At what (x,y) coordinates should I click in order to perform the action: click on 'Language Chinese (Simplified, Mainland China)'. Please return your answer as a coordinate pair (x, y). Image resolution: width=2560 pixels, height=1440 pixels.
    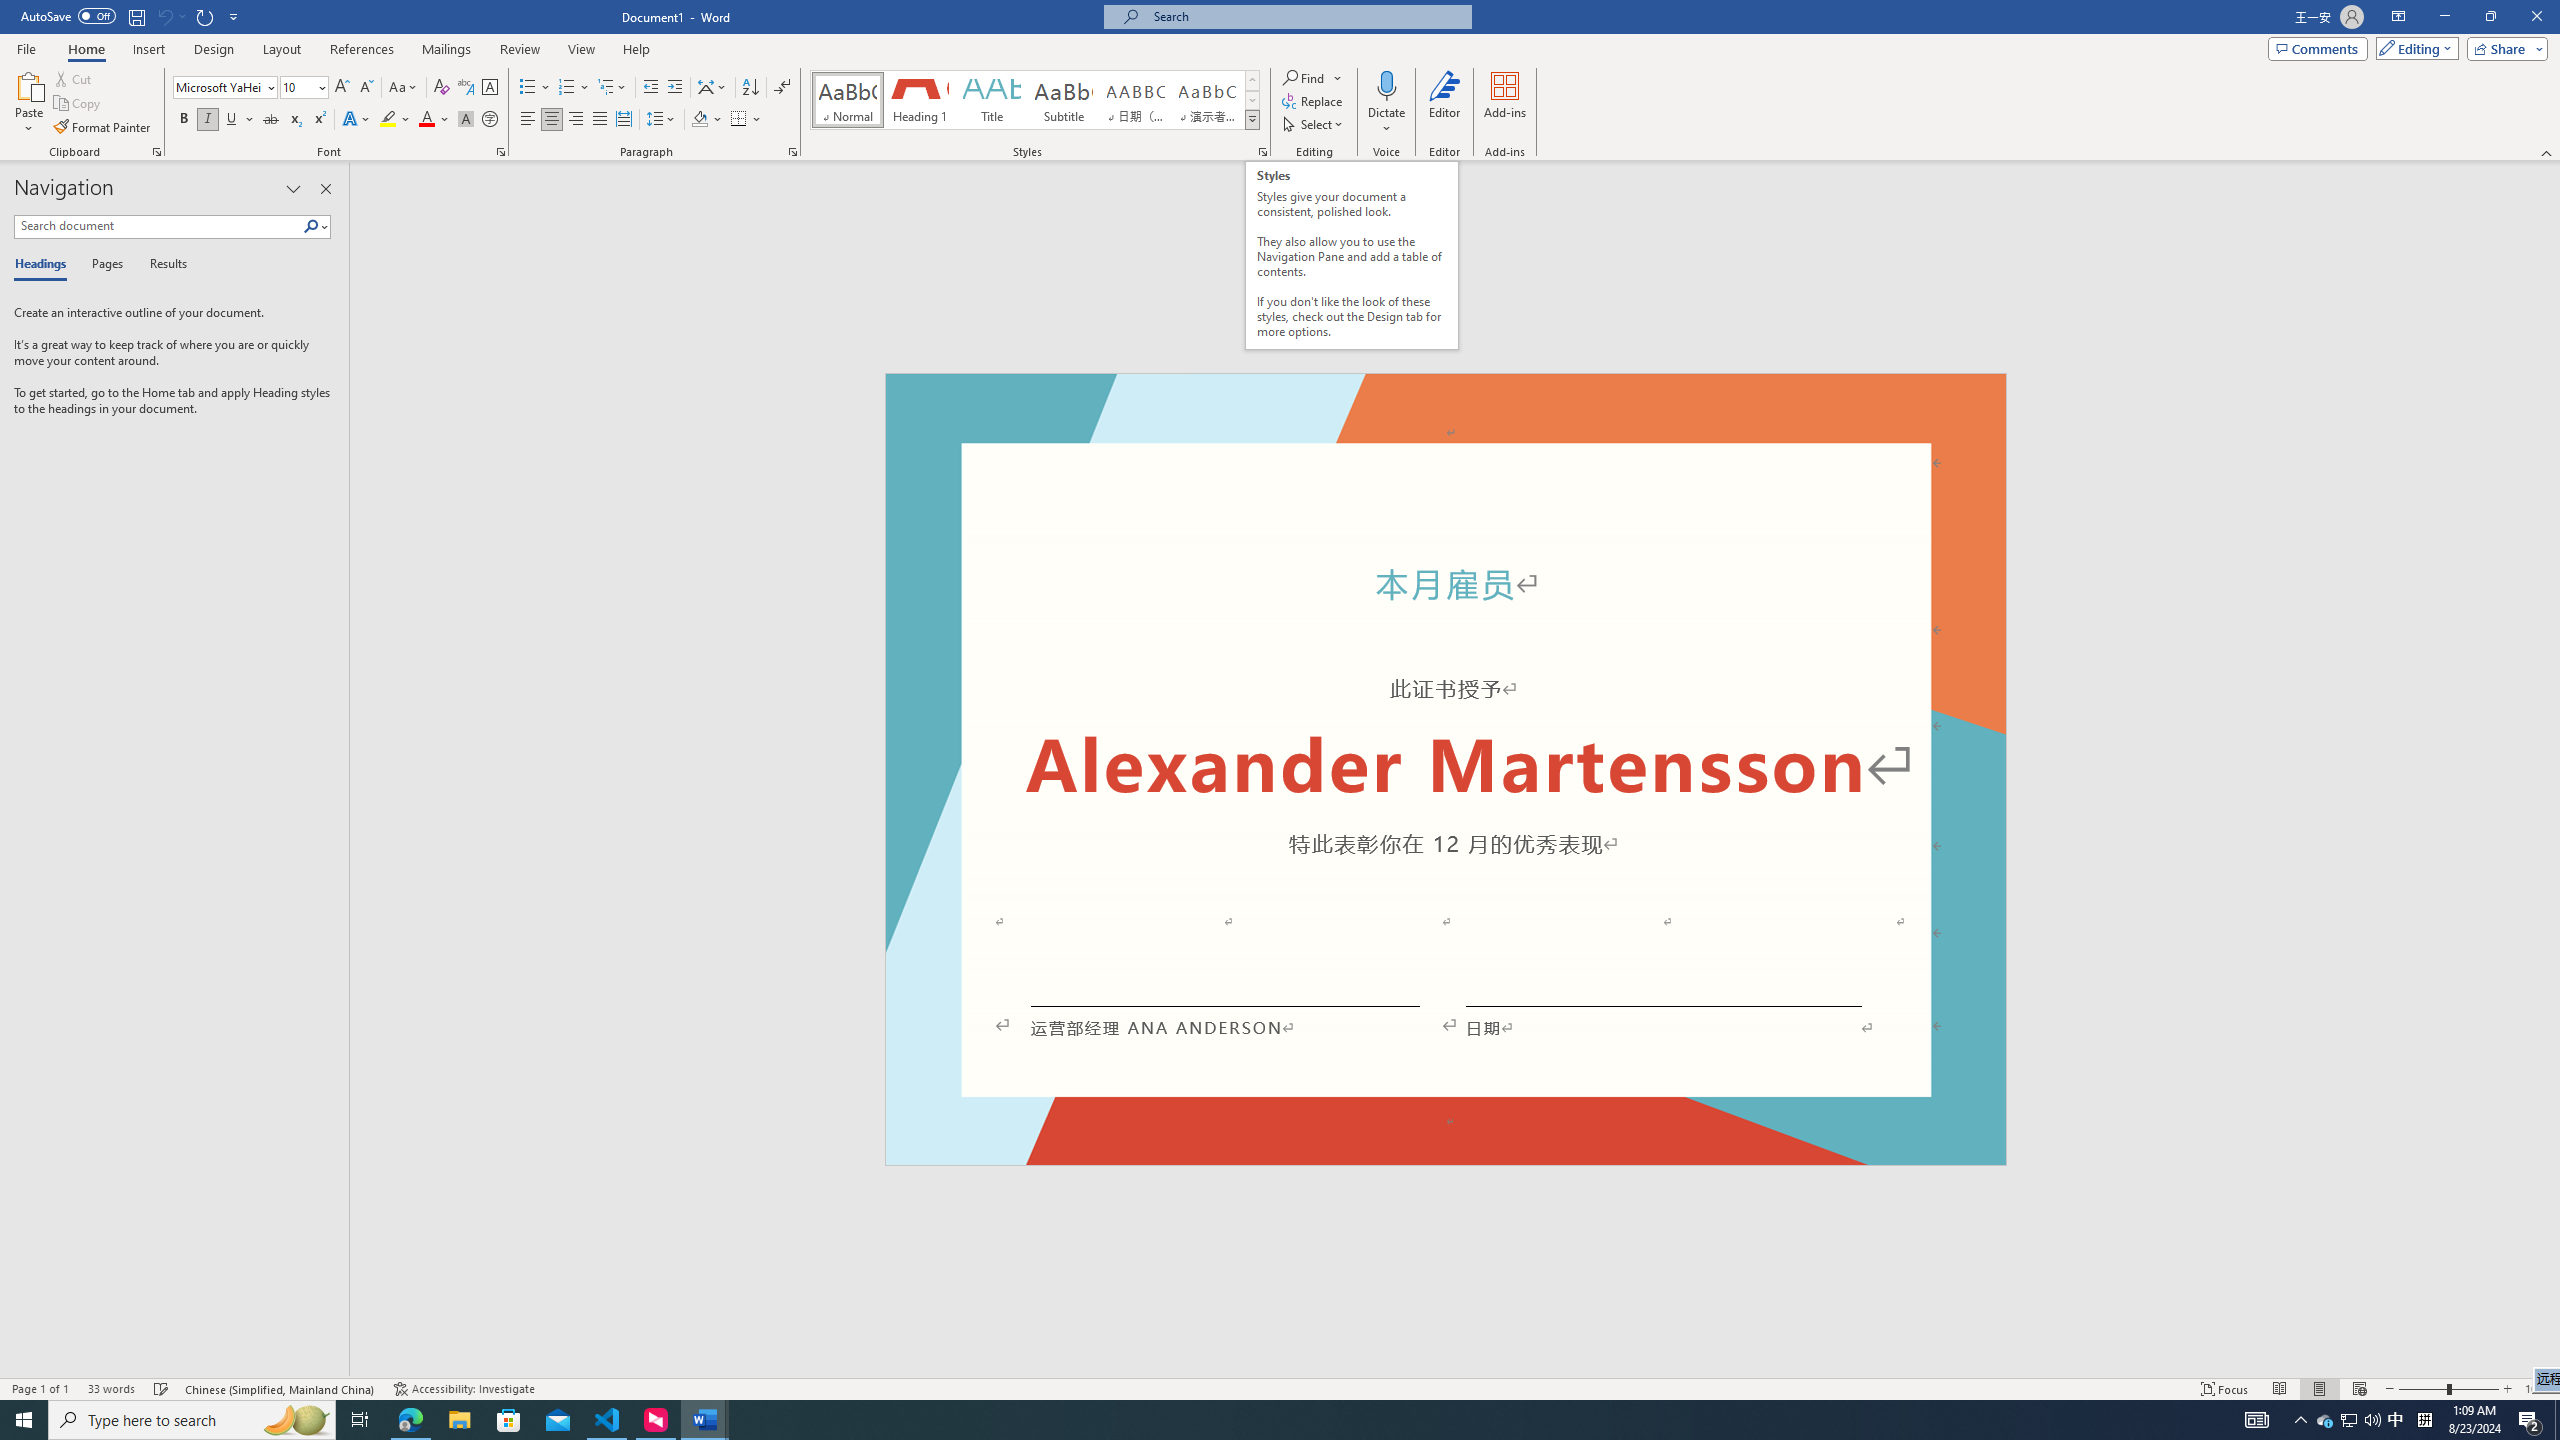
    Looking at the image, I should click on (281, 1389).